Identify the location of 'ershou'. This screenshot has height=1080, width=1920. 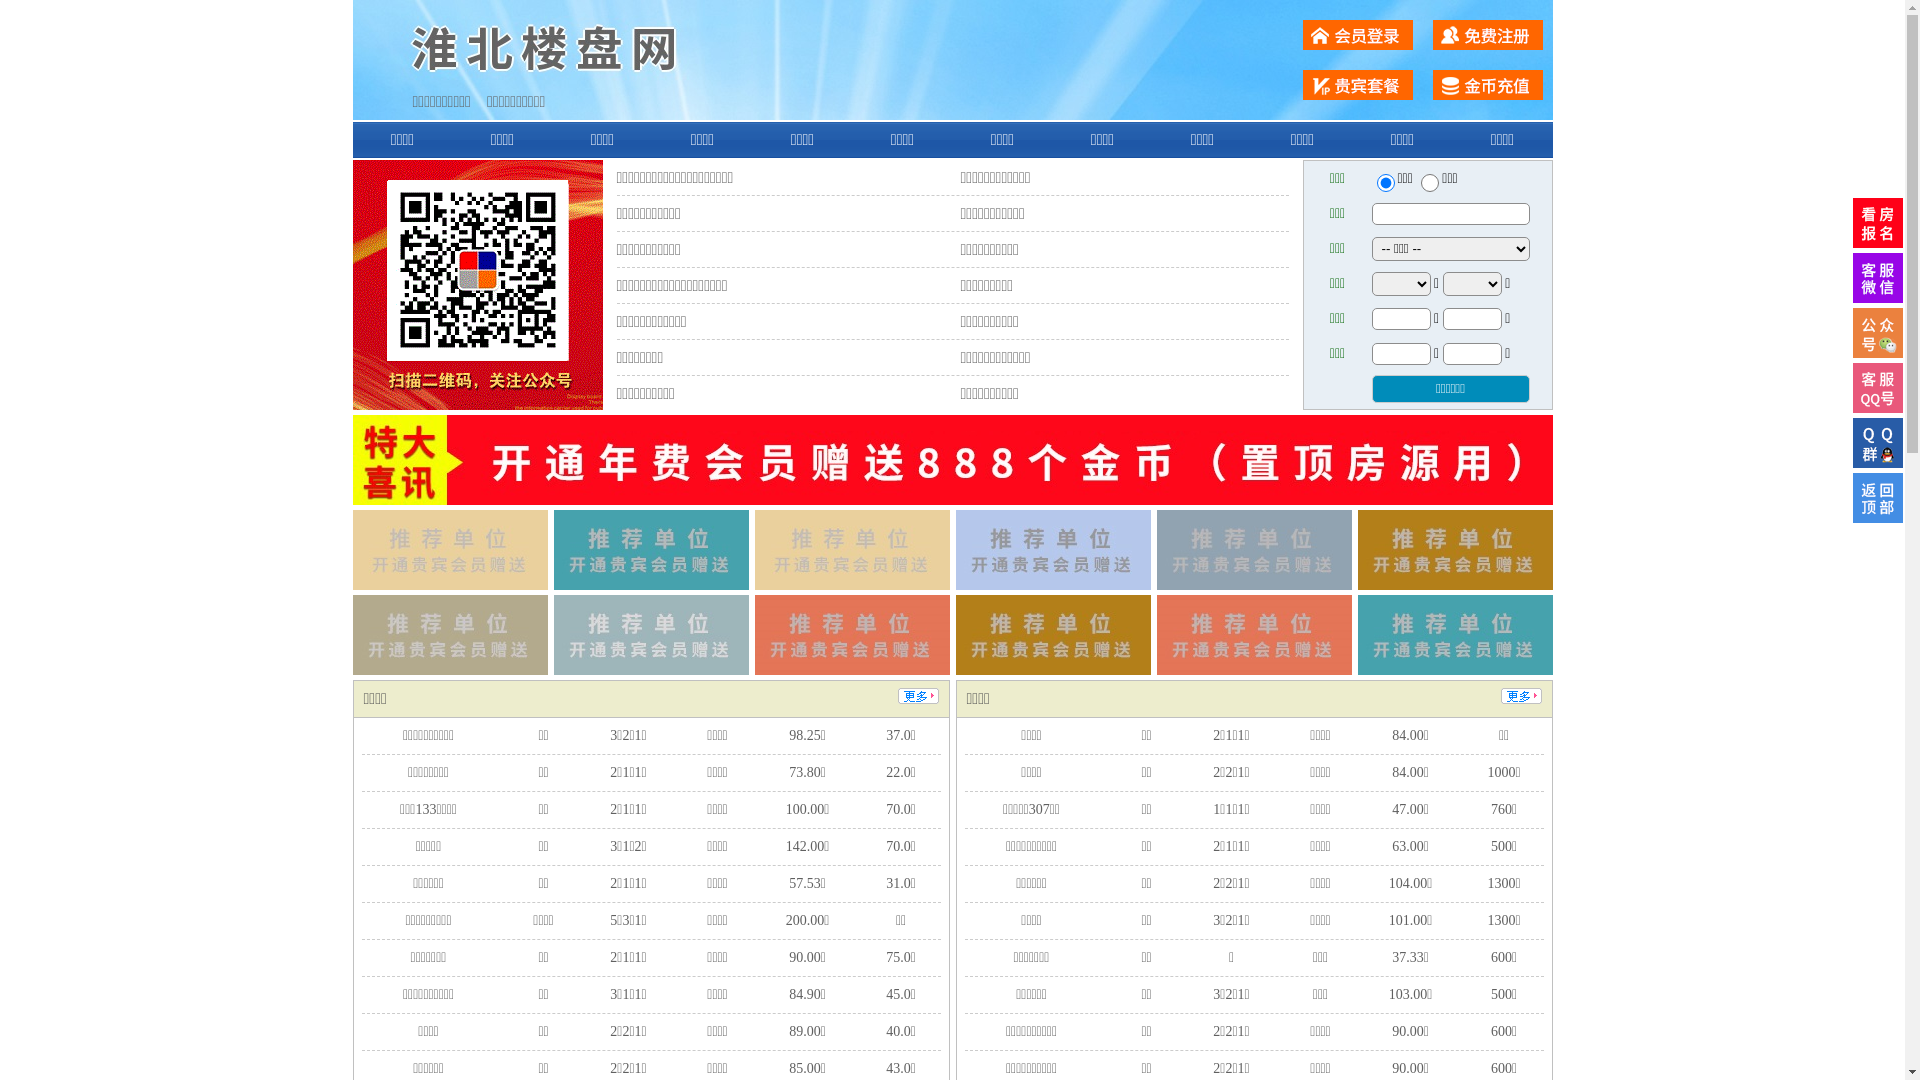
(1384, 182).